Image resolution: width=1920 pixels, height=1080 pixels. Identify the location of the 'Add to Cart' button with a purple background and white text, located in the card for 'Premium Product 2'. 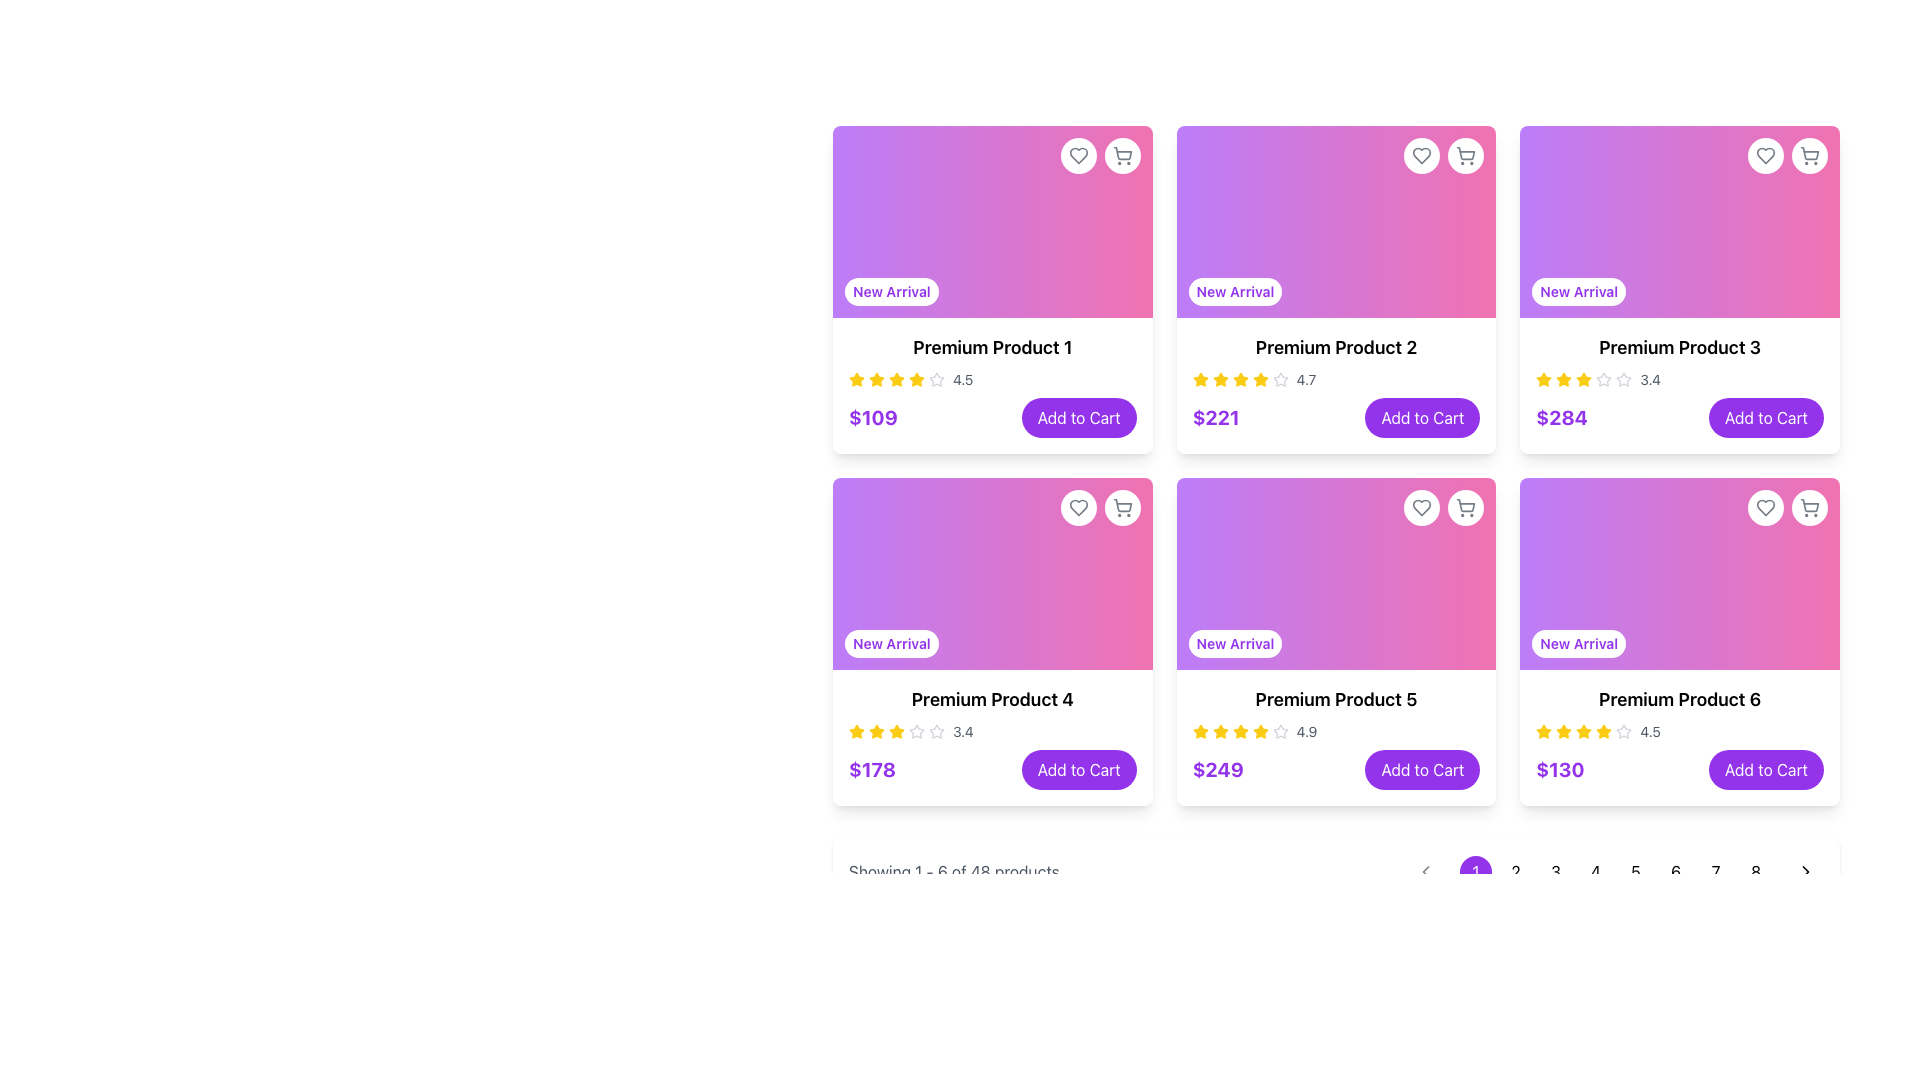
(1421, 416).